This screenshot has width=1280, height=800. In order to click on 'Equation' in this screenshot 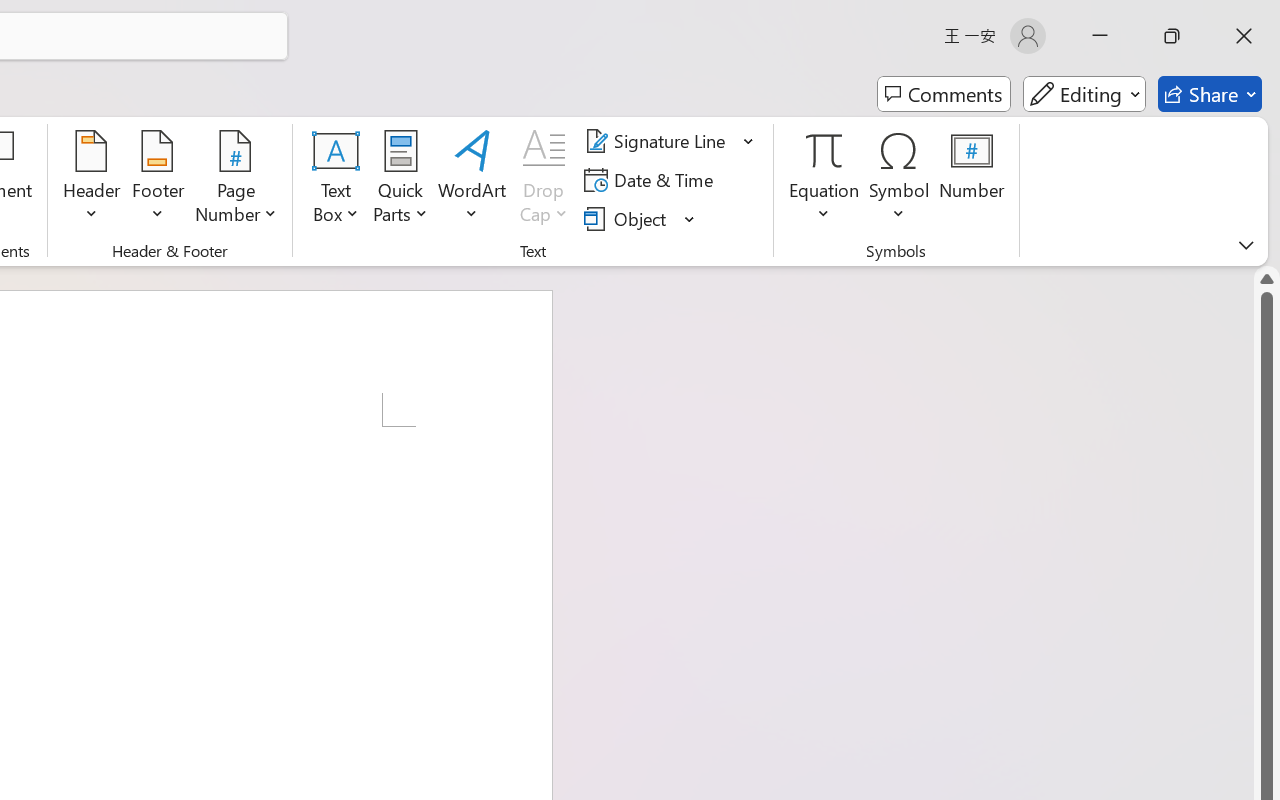, I will do `click(824, 179)`.